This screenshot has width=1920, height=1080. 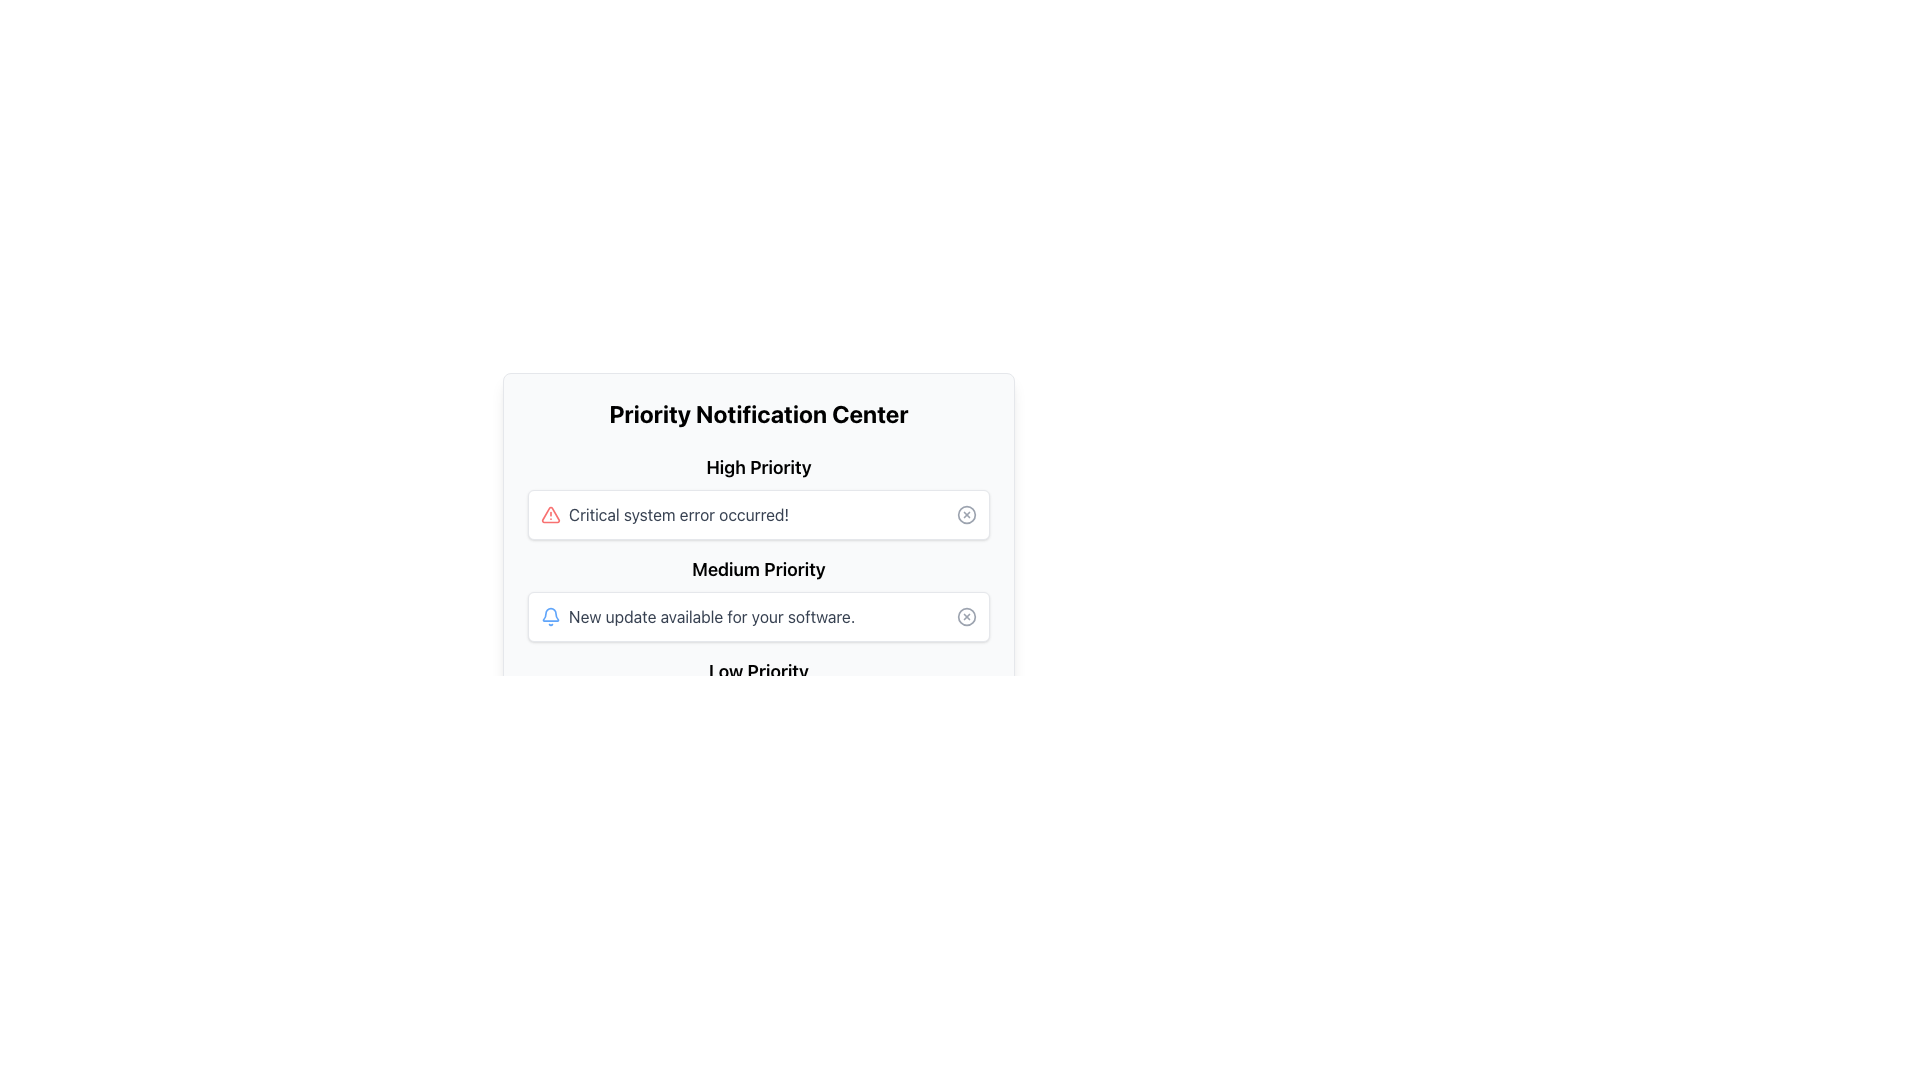 What do you see at coordinates (665, 514) in the screenshot?
I see `the Alert message with icon and text that notifies the user about a critical system error, positioned under the 'High Priority' section in the 'Priority Notification Center'` at bounding box center [665, 514].